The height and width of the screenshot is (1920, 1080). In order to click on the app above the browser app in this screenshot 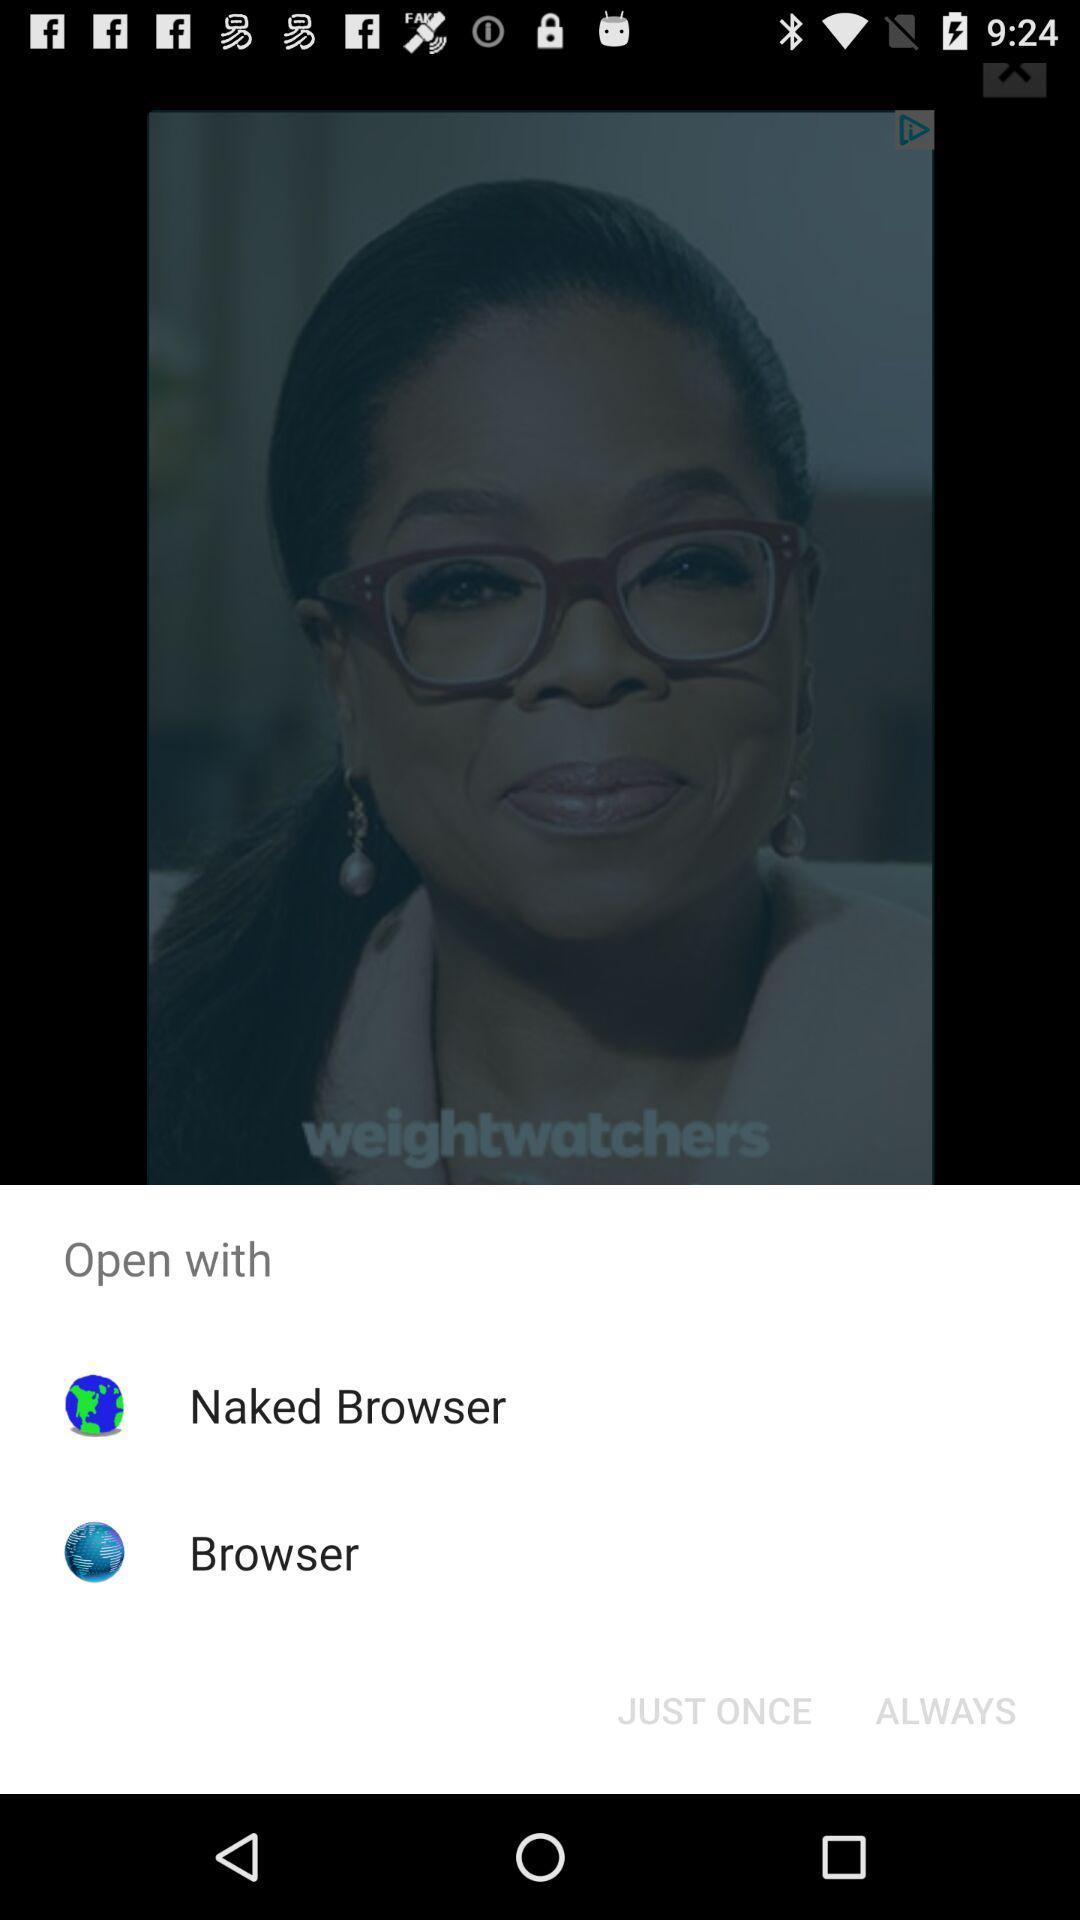, I will do `click(346, 1404)`.